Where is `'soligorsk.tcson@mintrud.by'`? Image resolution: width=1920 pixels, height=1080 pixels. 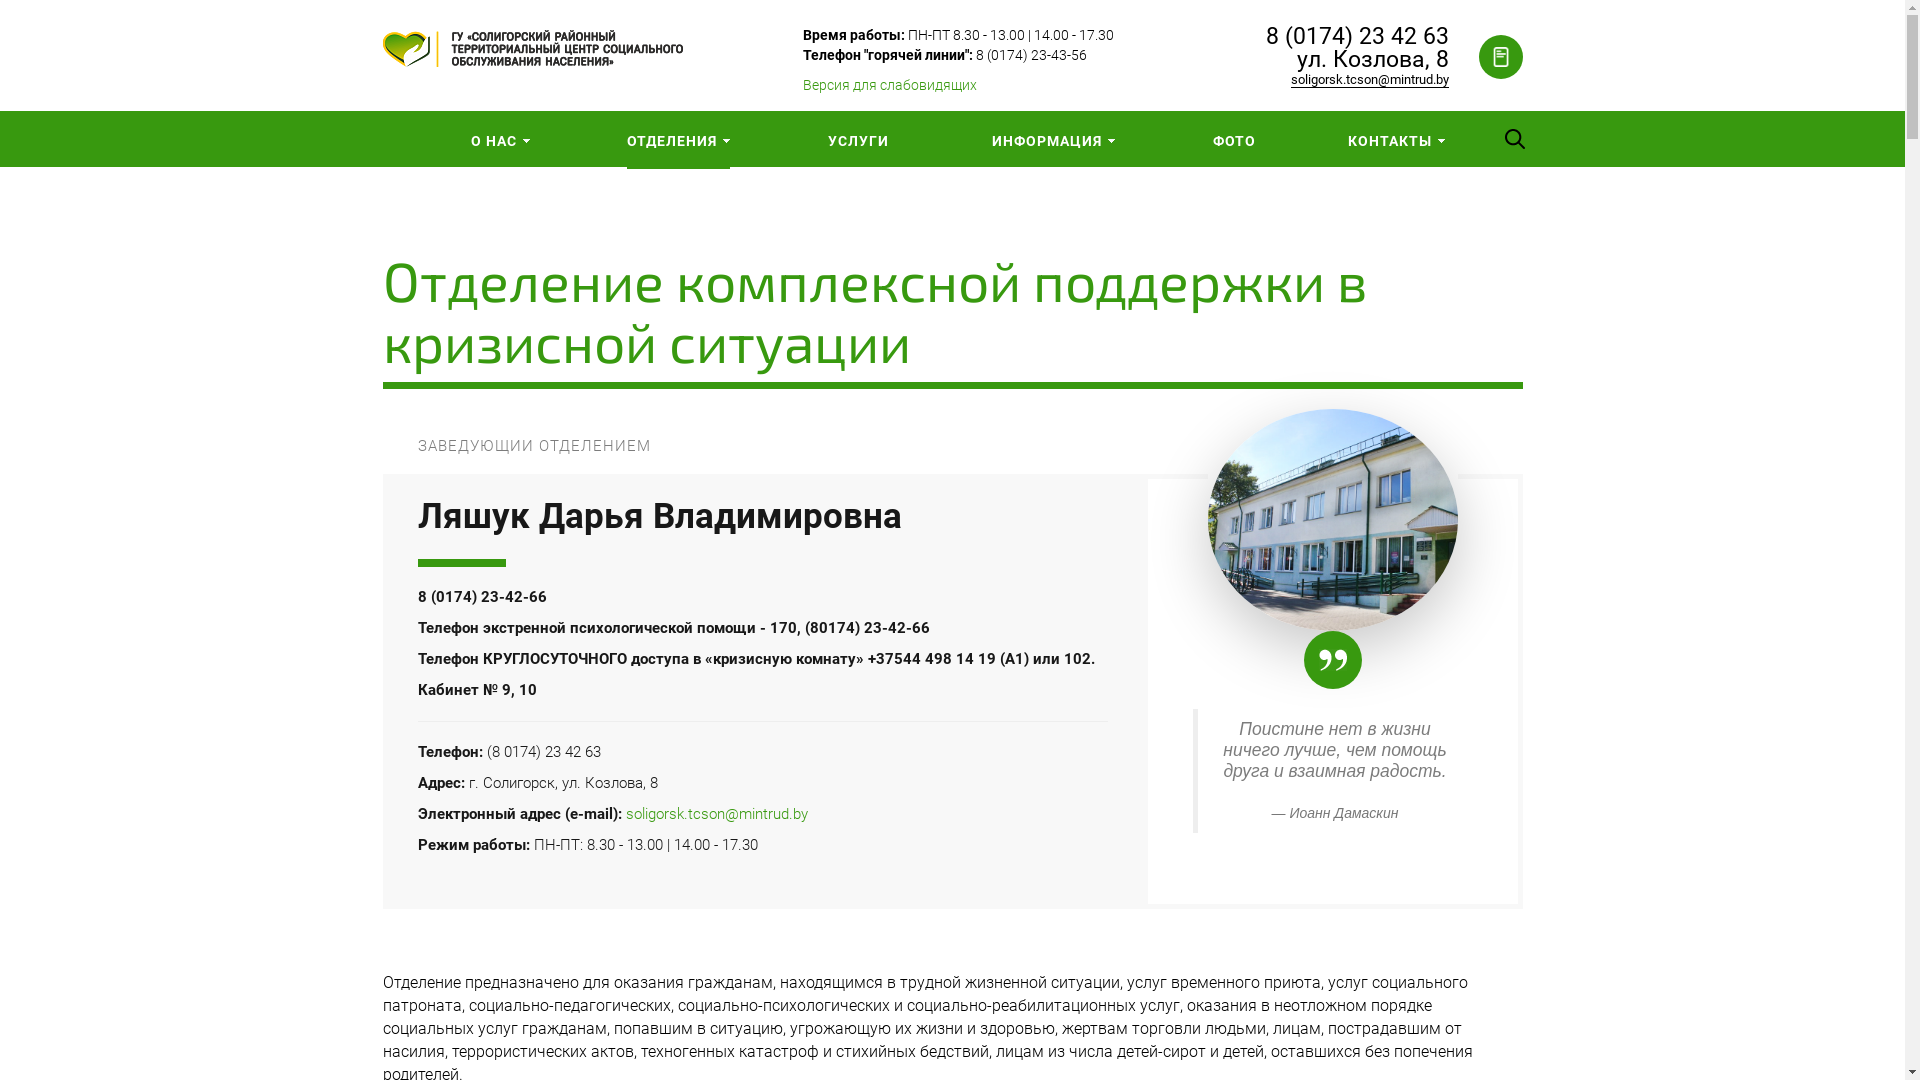
'soligorsk.tcson@mintrud.by' is located at coordinates (716, 813).